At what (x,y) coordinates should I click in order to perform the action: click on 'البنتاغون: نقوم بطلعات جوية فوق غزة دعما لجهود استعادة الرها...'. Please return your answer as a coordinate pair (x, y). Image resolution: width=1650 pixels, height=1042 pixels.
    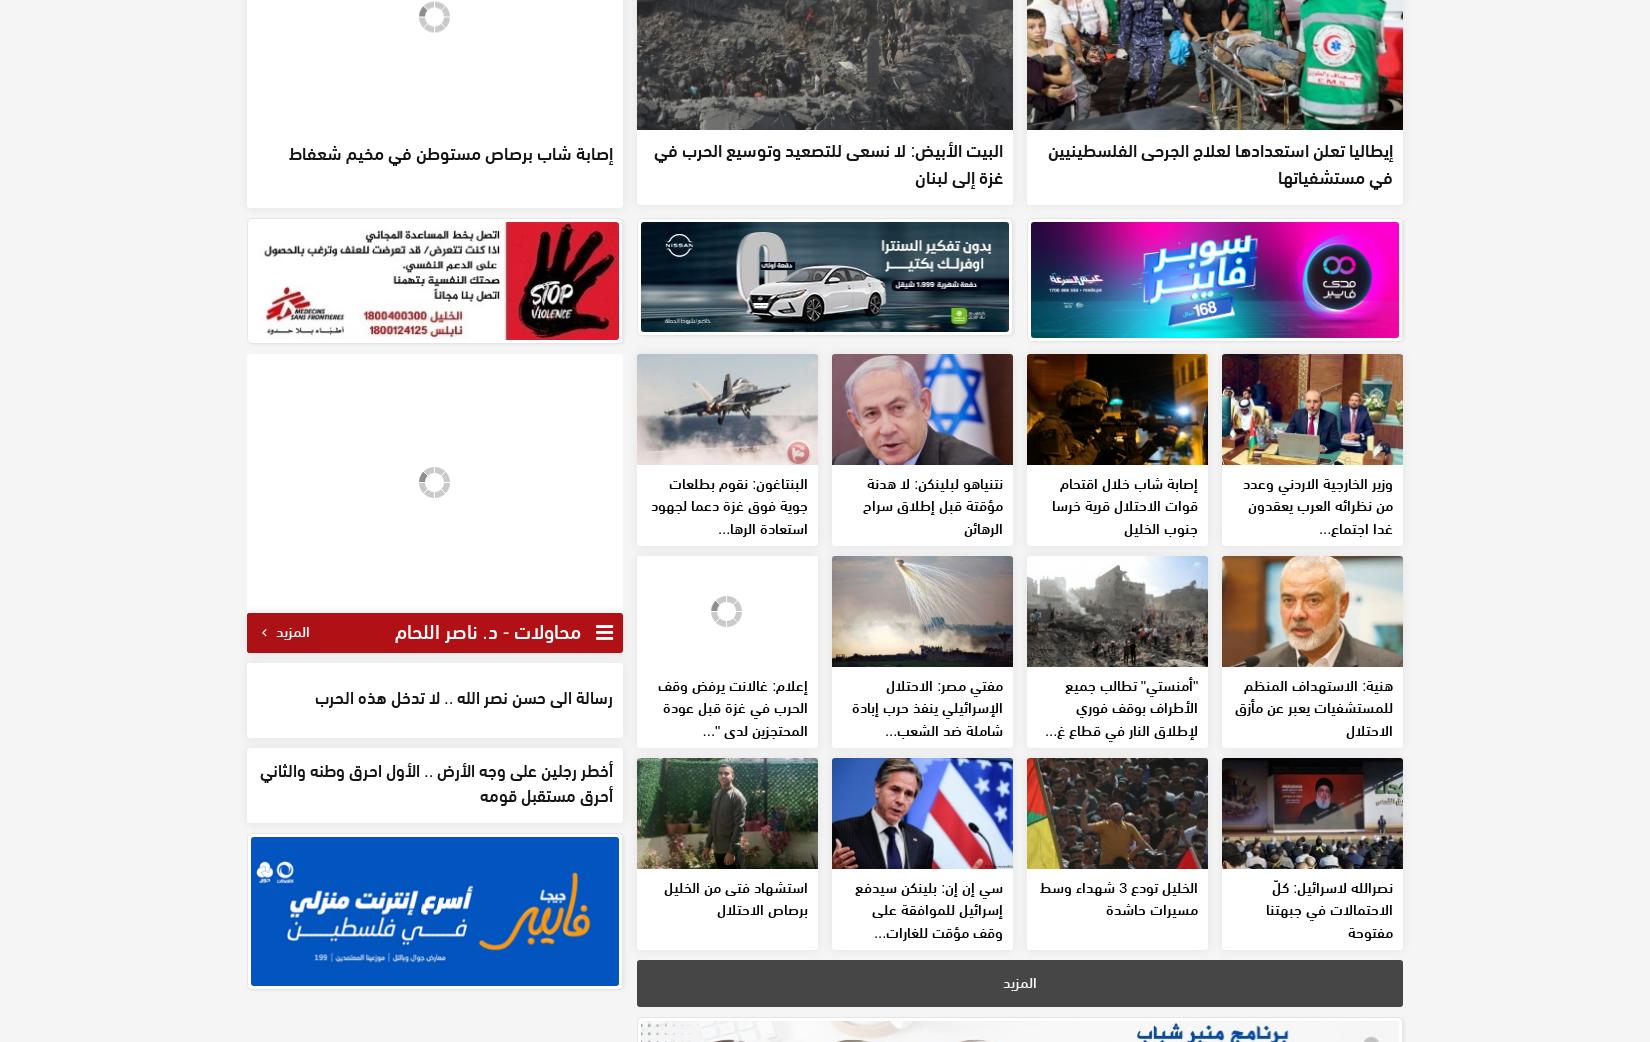
    Looking at the image, I should click on (728, 649).